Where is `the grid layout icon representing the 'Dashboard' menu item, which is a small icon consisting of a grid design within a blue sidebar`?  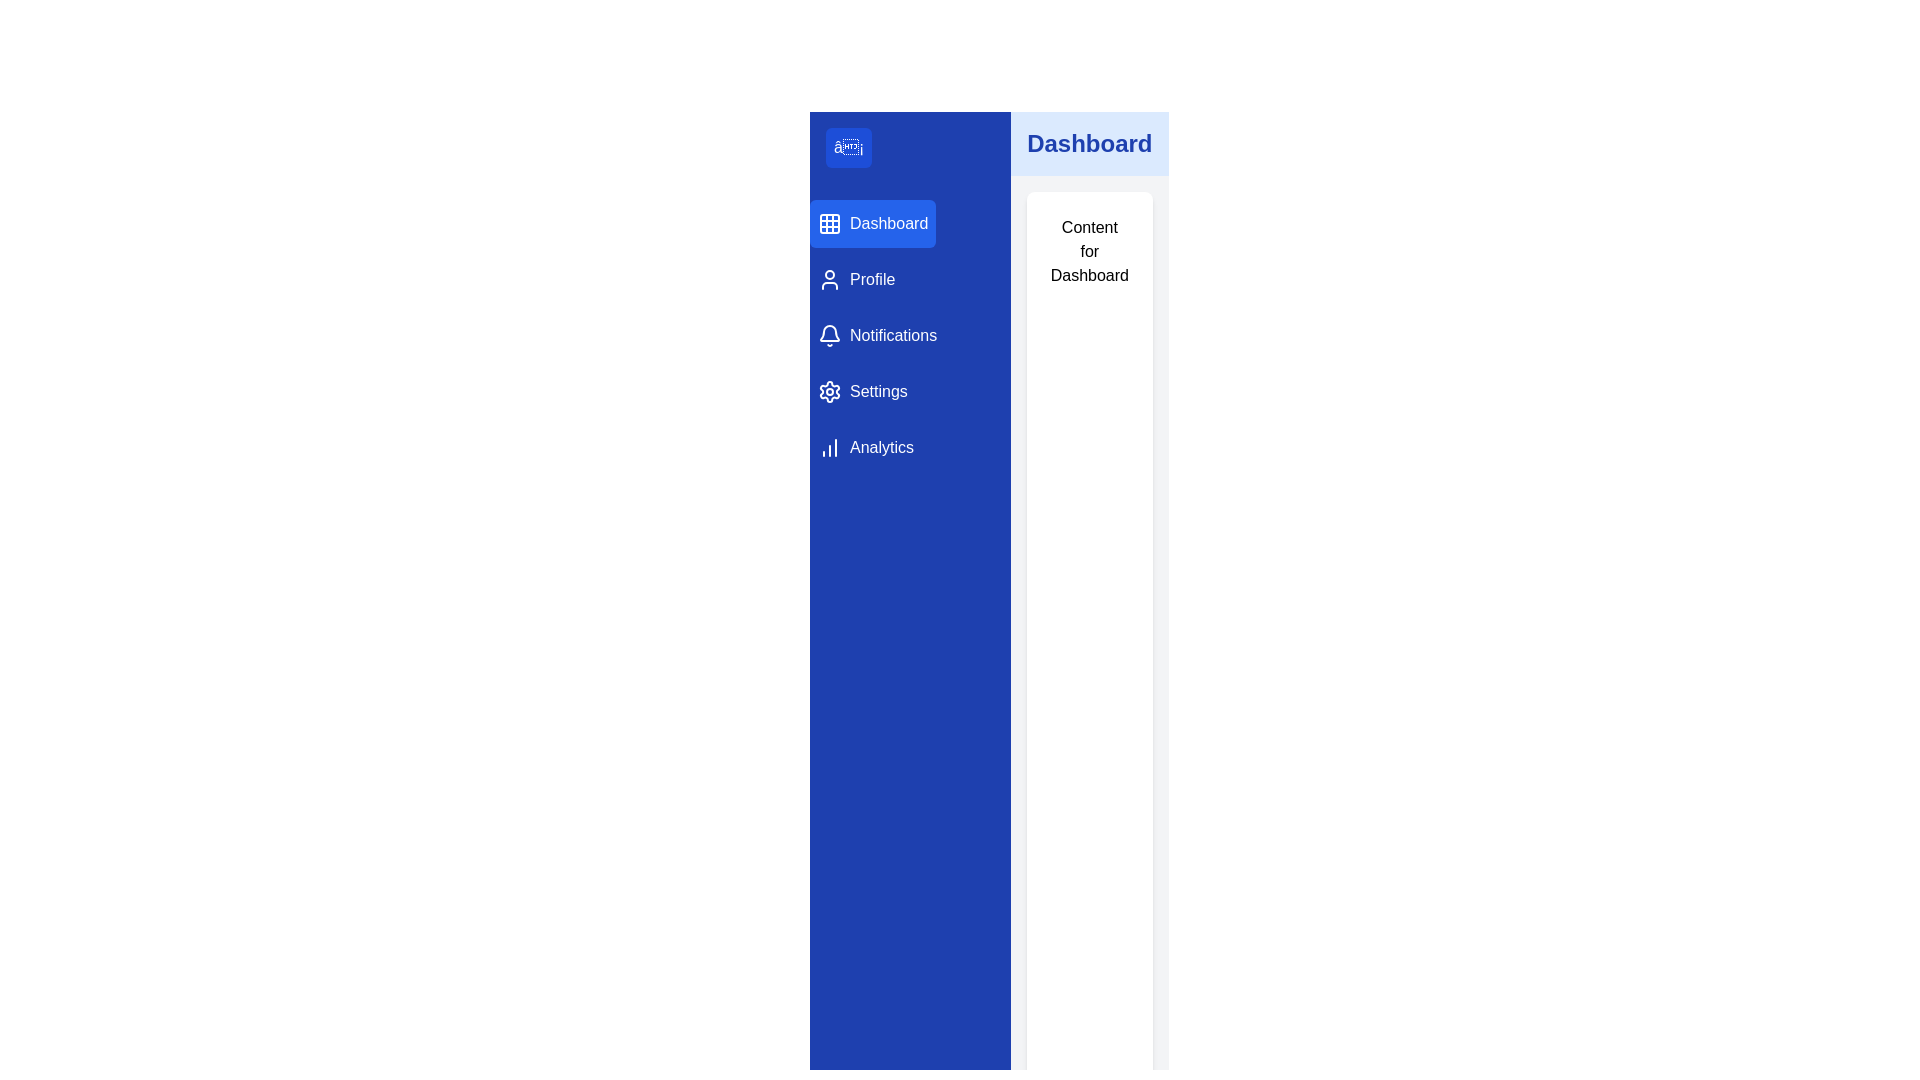 the grid layout icon representing the 'Dashboard' menu item, which is a small icon consisting of a grid design within a blue sidebar is located at coordinates (830, 223).